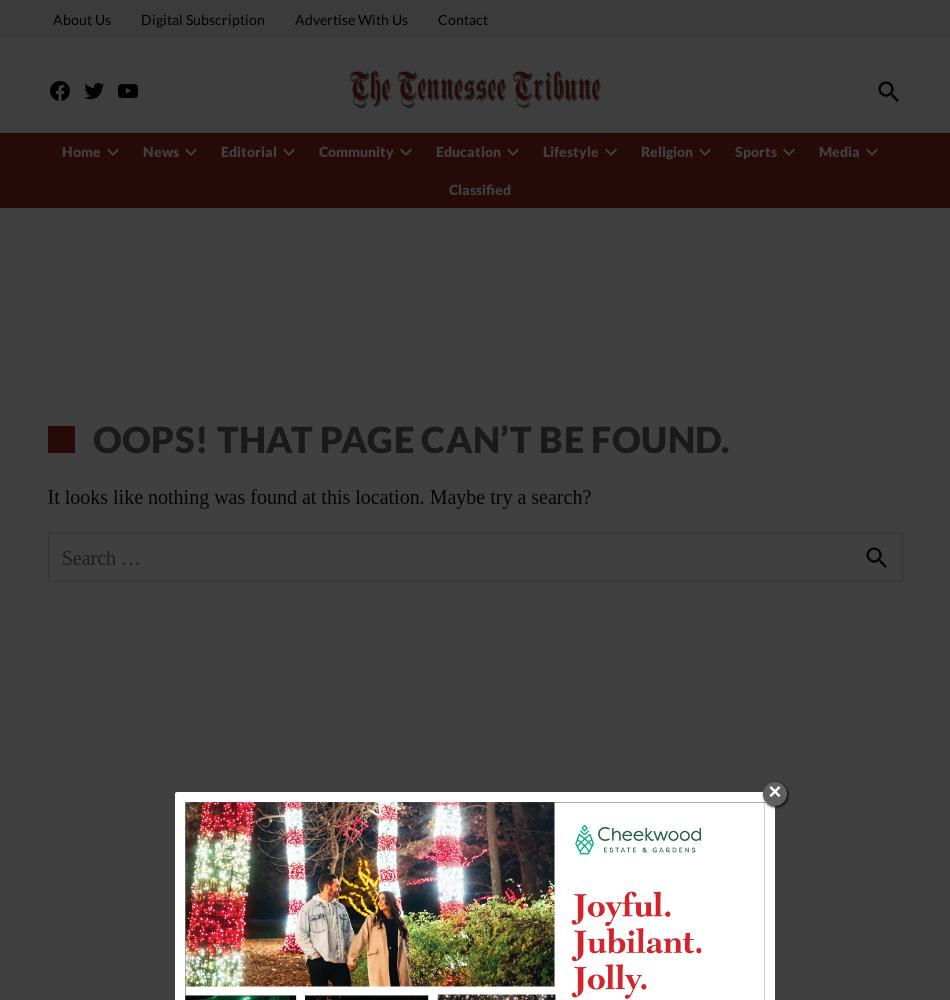 The image size is (950, 1000). Describe the element at coordinates (460, 18) in the screenshot. I see `'Contact'` at that location.